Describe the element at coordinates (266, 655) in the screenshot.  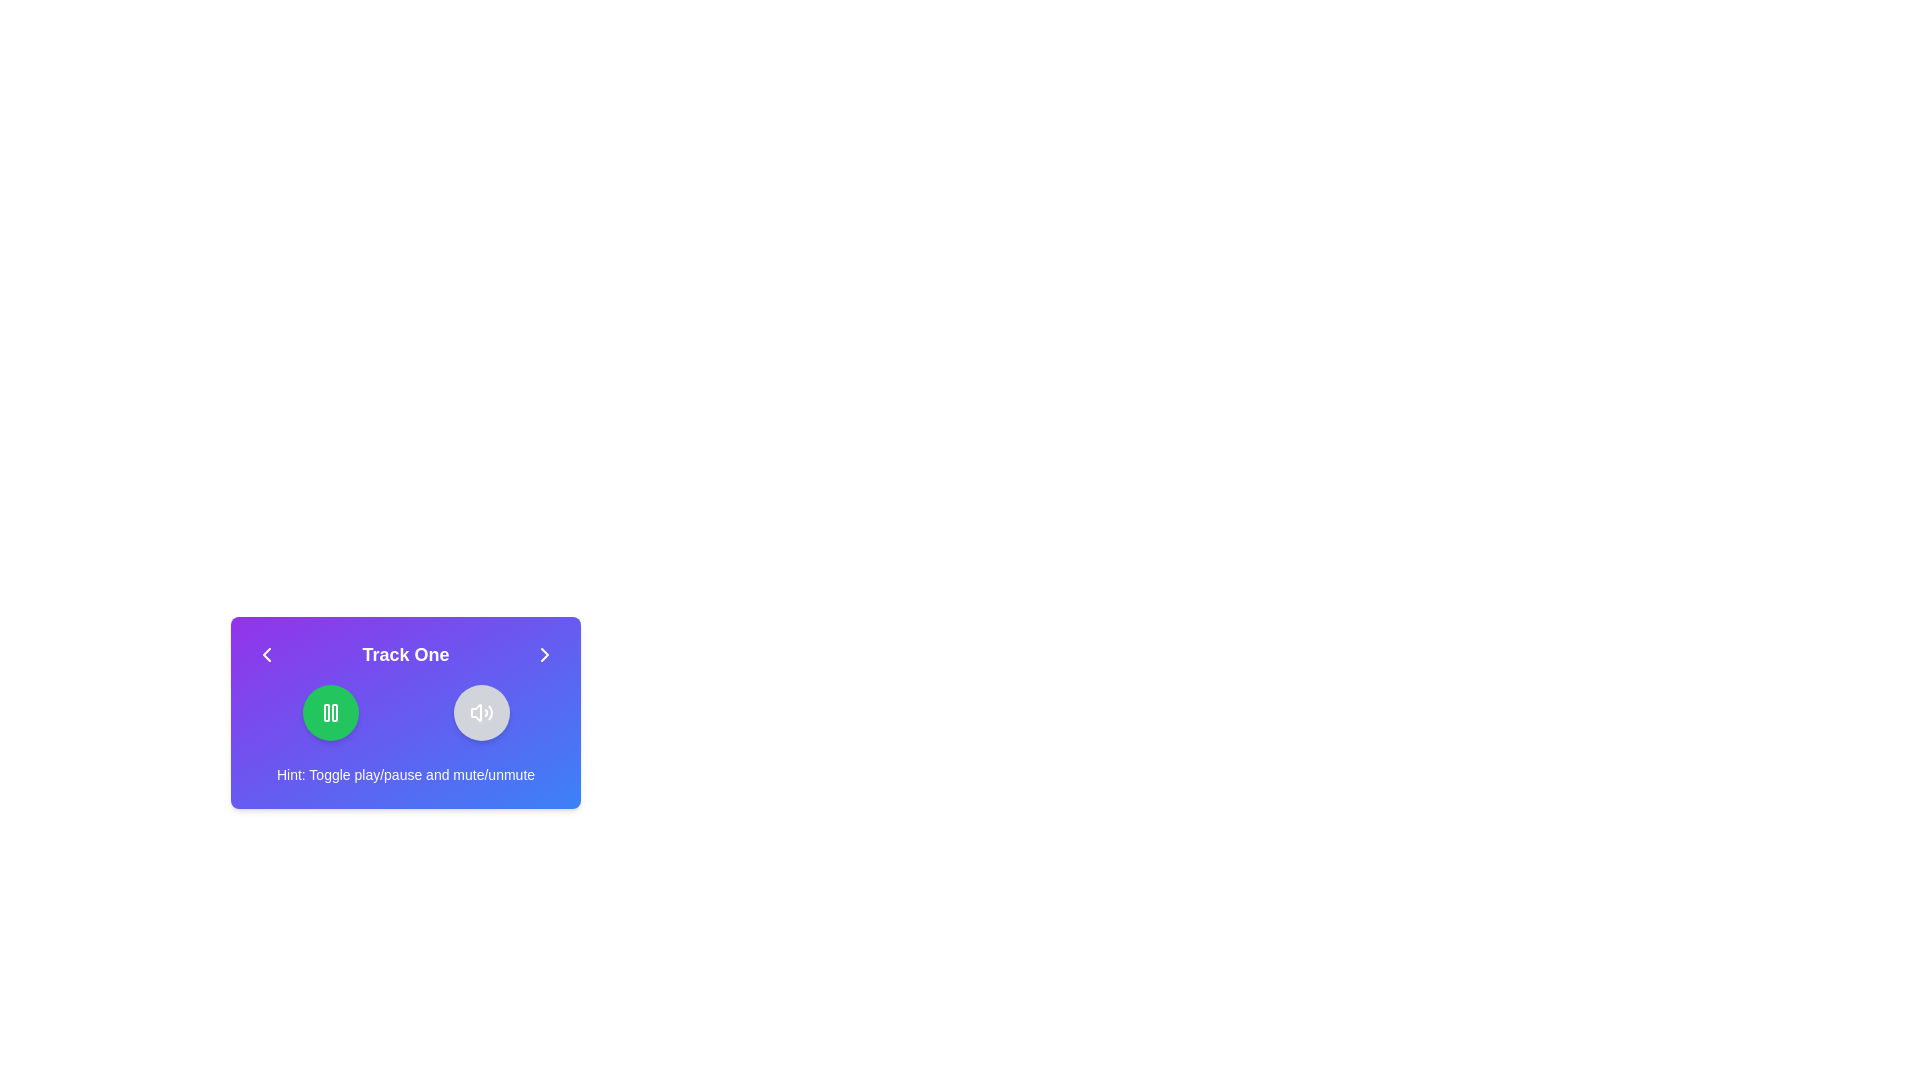
I see `the left-pointing chevron icon located adjacent to the 'Track One' text` at that location.